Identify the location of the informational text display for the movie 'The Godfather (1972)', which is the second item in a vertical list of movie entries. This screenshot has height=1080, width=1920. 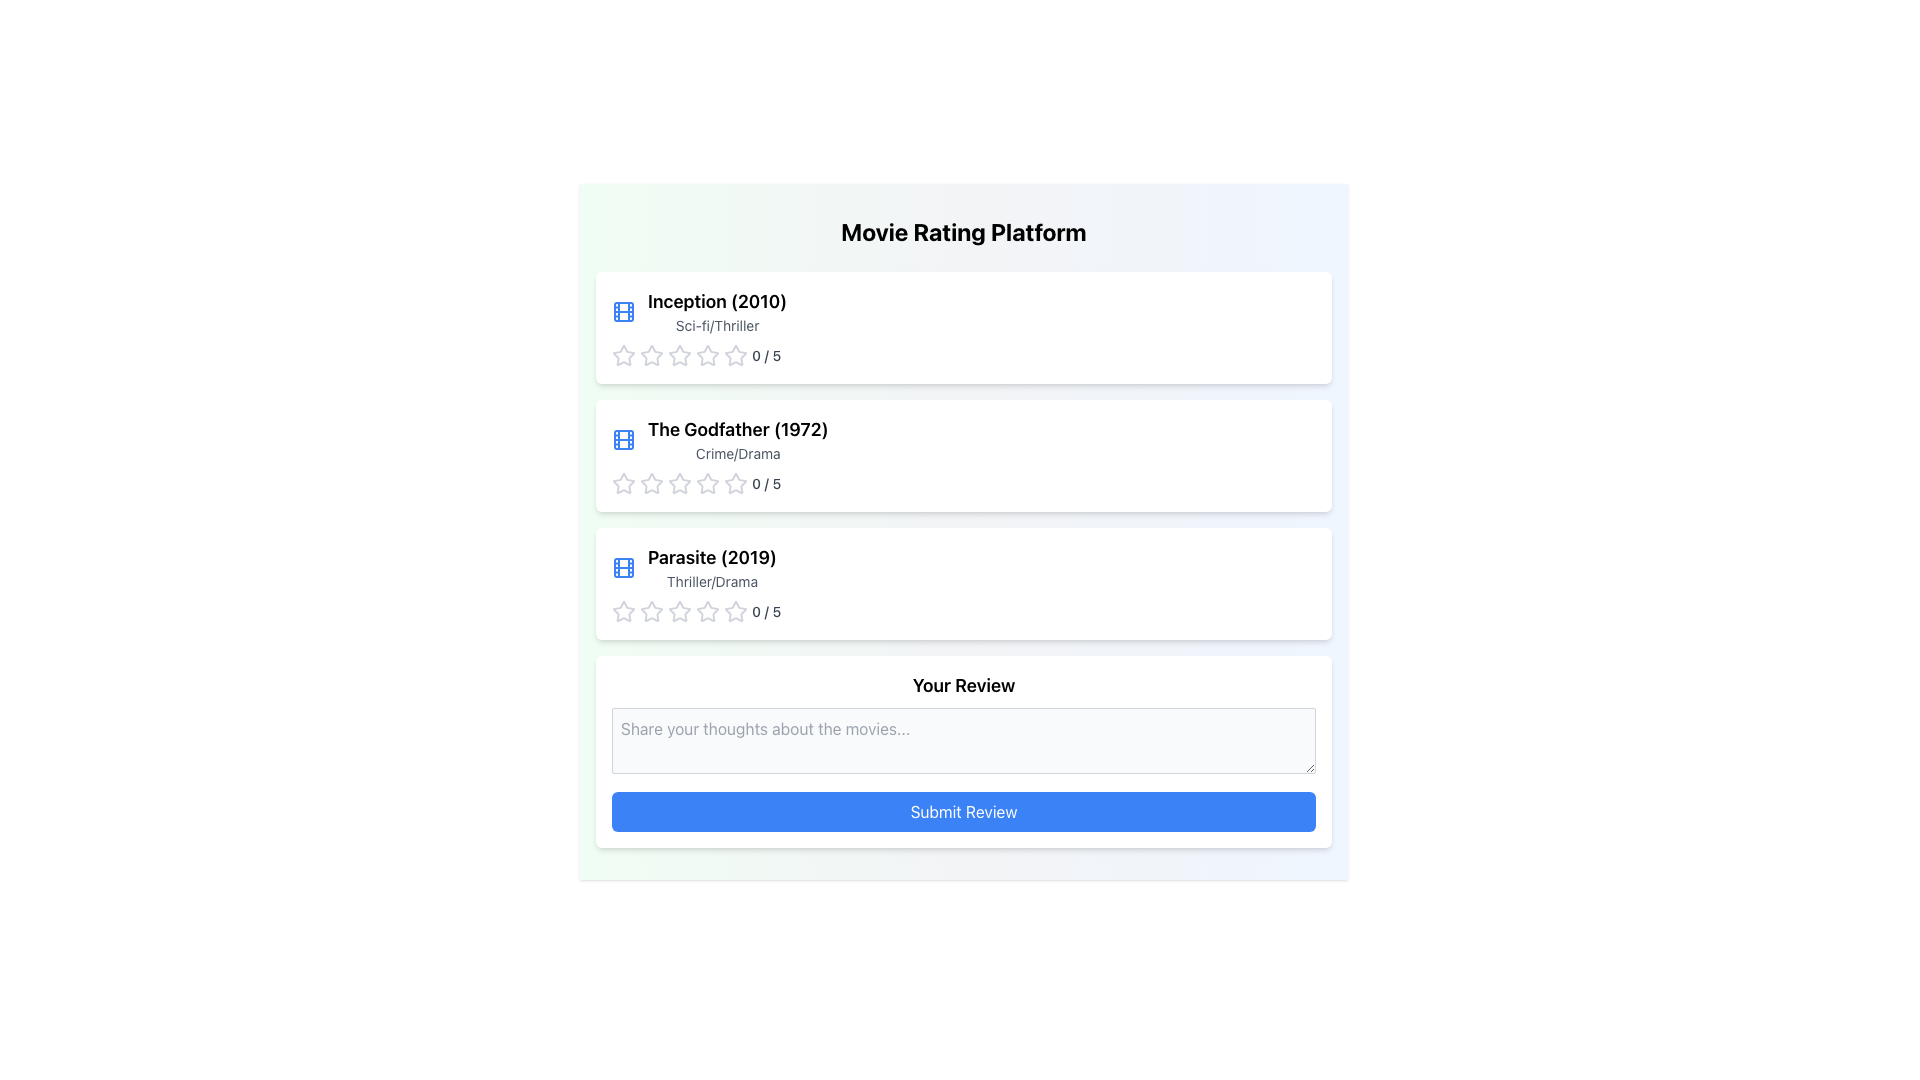
(737, 438).